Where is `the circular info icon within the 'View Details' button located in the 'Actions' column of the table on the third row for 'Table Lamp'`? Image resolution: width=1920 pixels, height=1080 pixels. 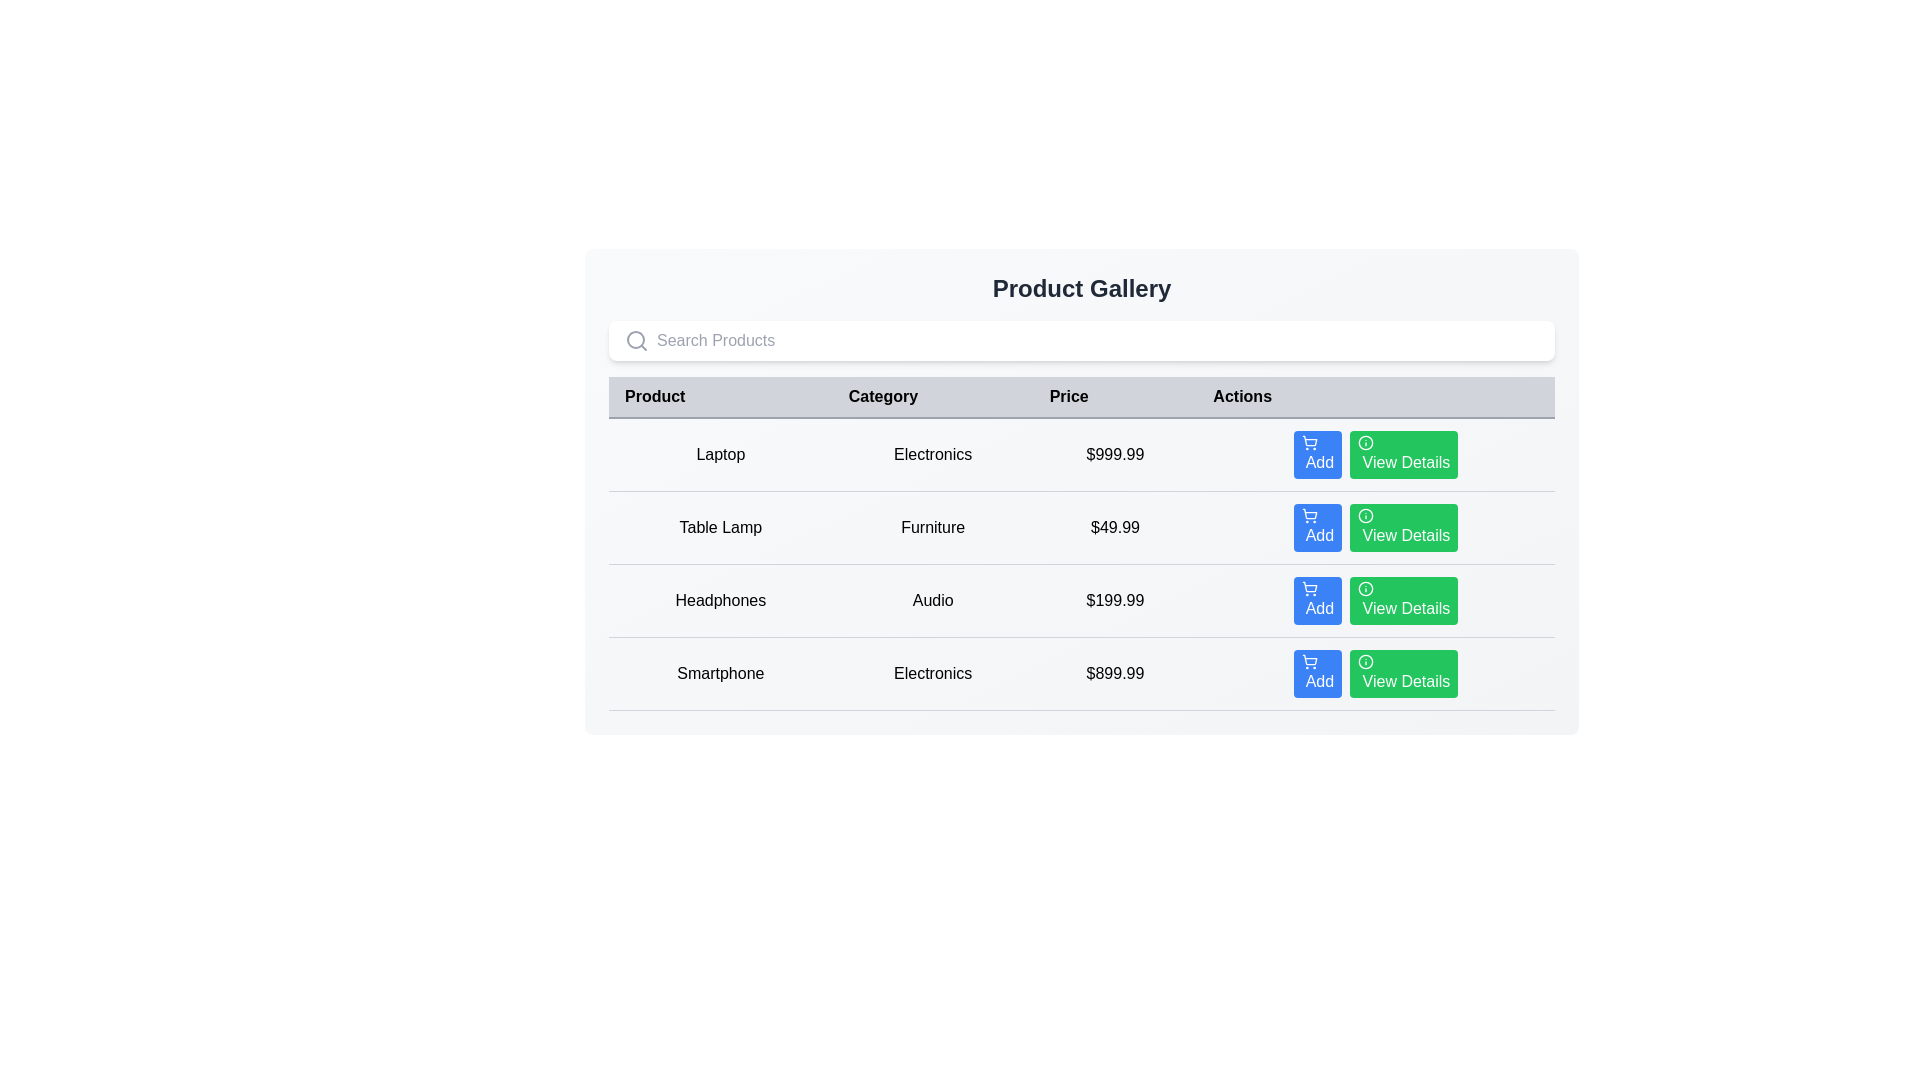
the circular info icon within the 'View Details' button located in the 'Actions' column of the table on the third row for 'Table Lamp' is located at coordinates (1365, 515).